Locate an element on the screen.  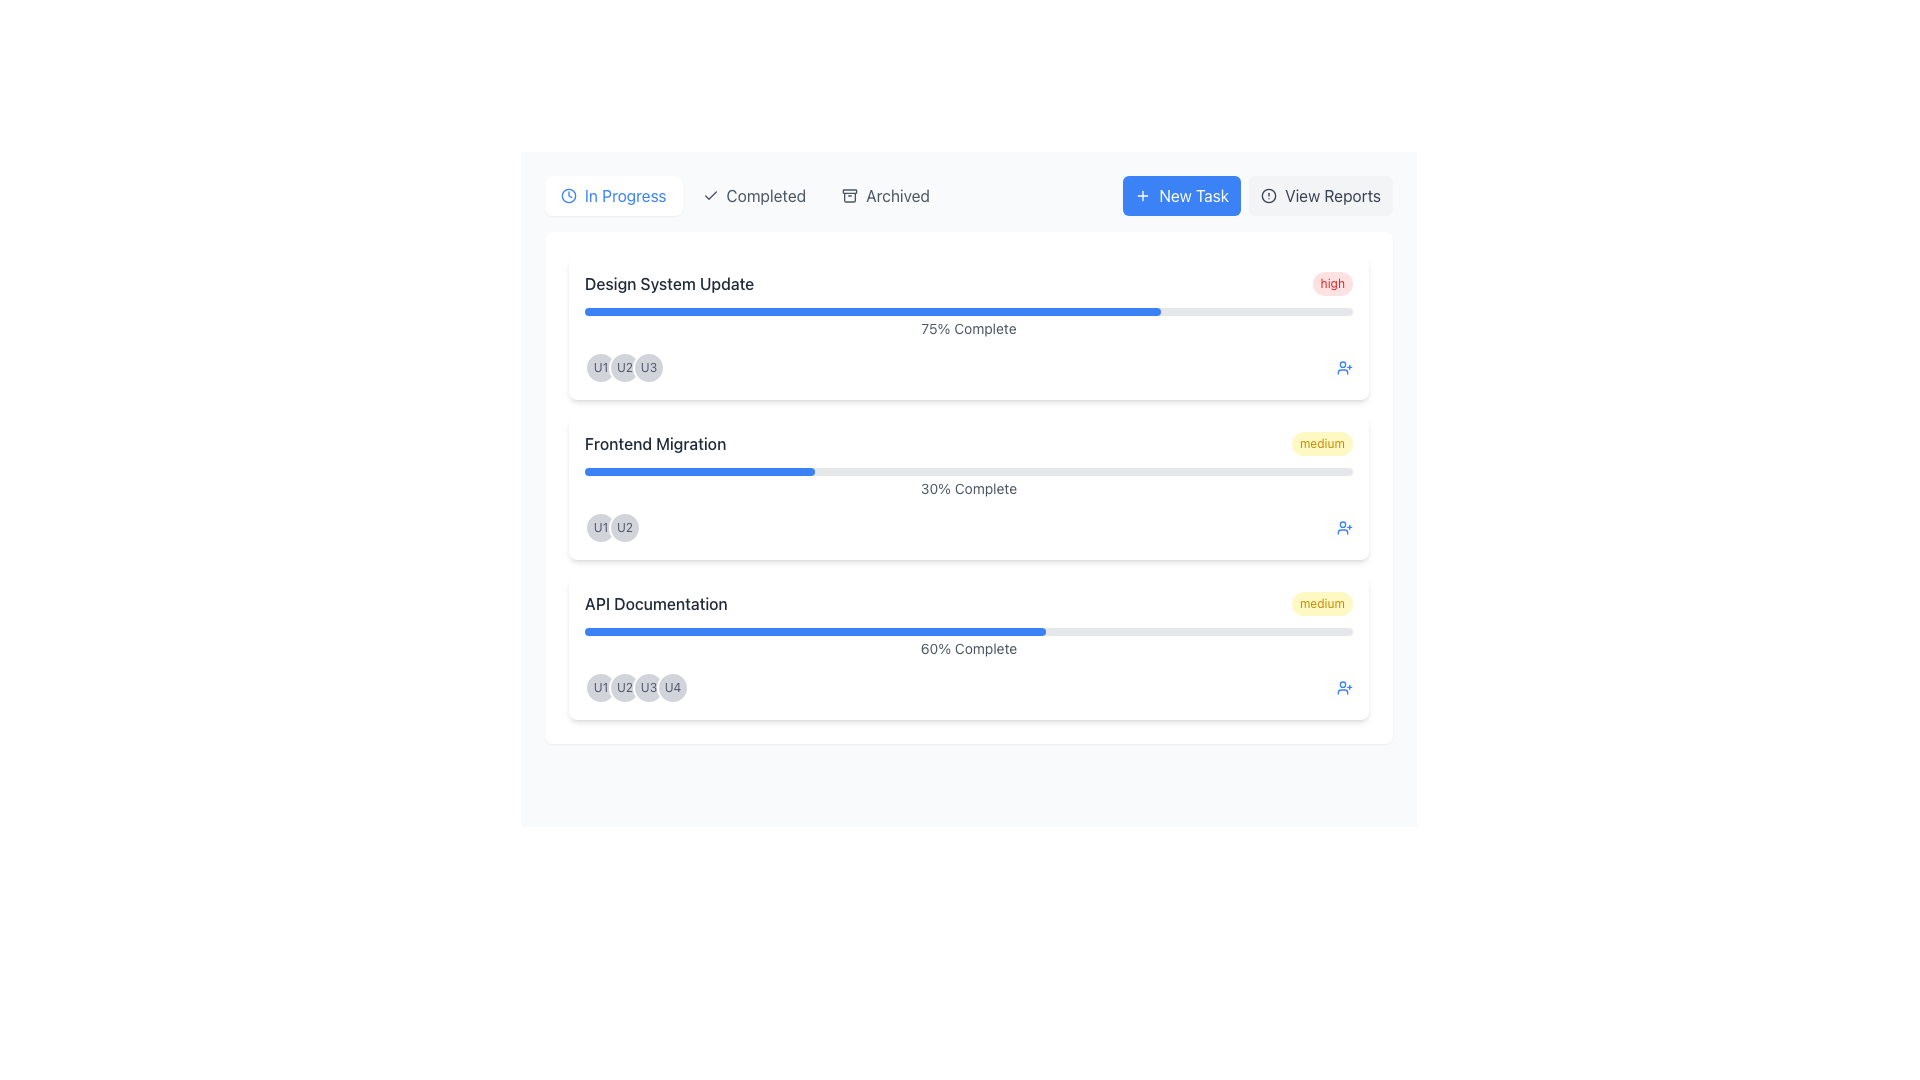
a user icon in the 'API Documentation' section is located at coordinates (636, 686).